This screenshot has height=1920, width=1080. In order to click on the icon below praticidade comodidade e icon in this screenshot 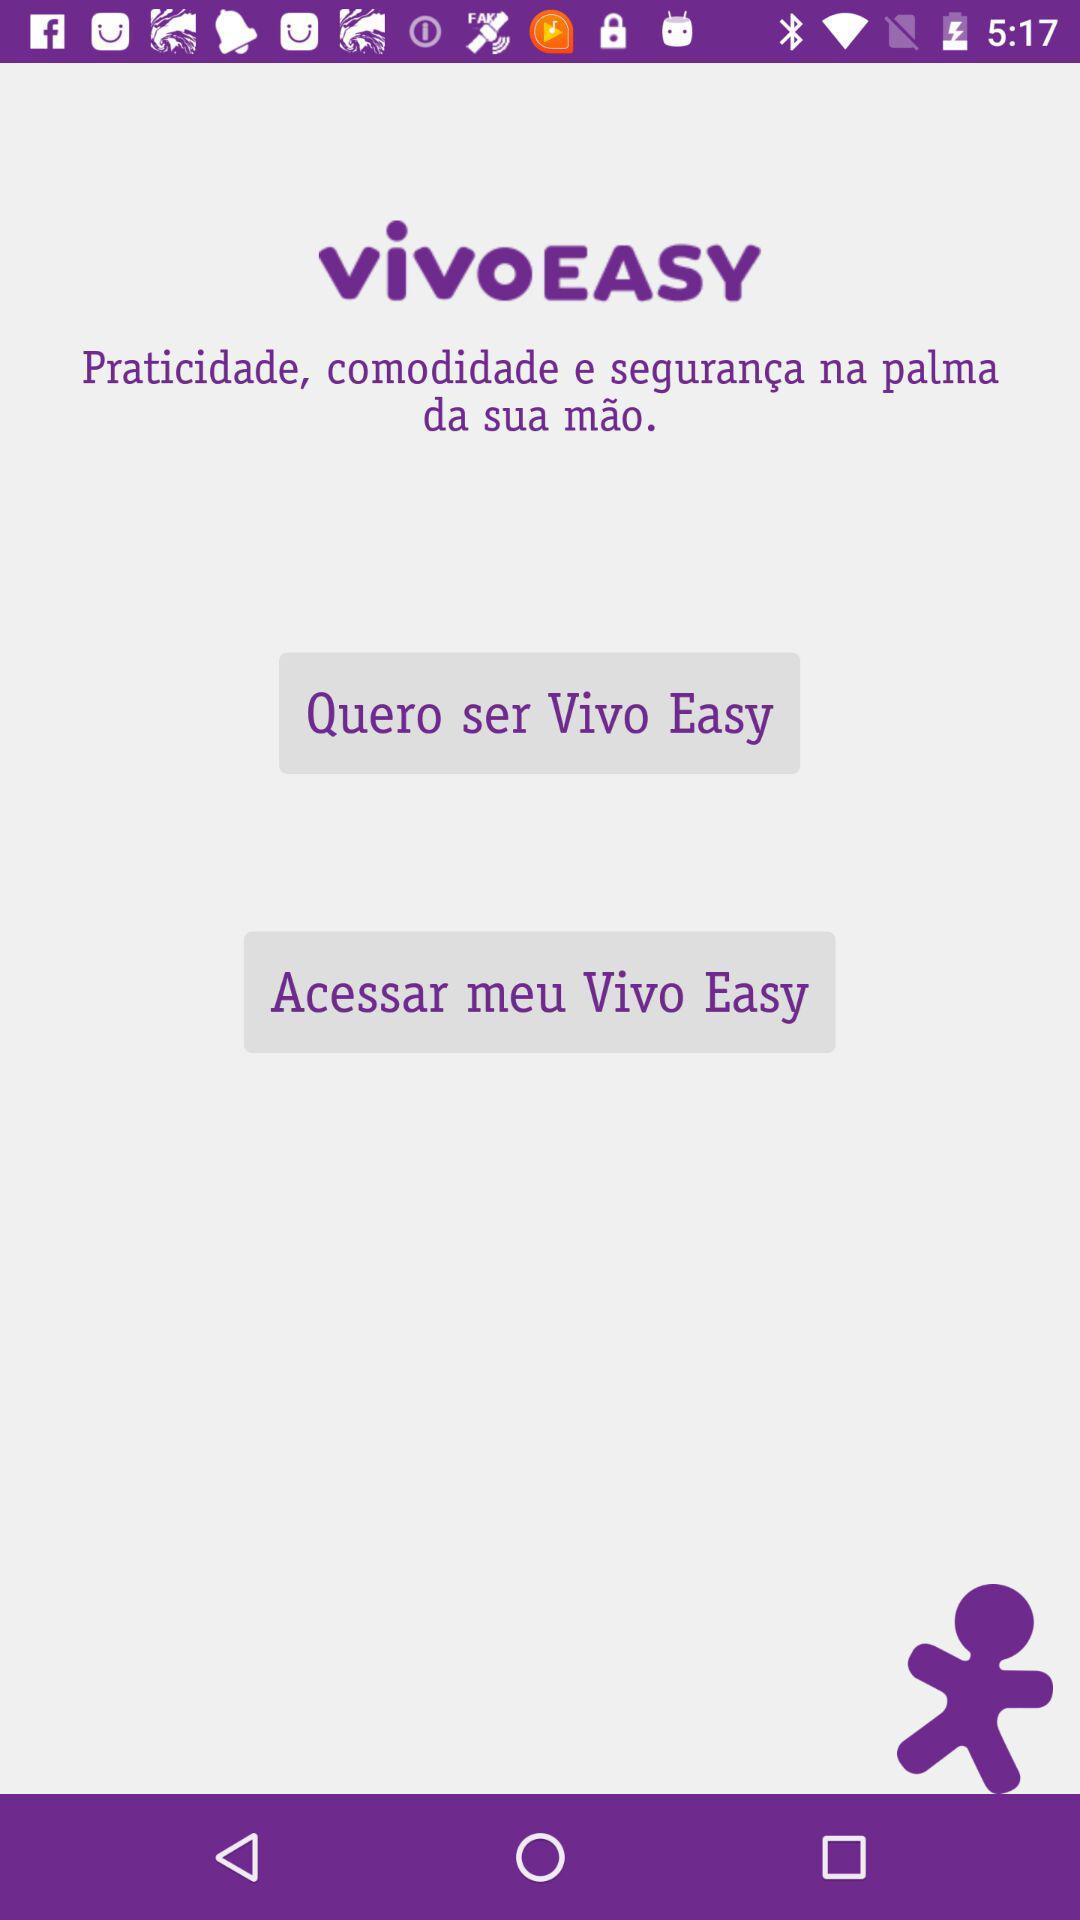, I will do `click(538, 713)`.